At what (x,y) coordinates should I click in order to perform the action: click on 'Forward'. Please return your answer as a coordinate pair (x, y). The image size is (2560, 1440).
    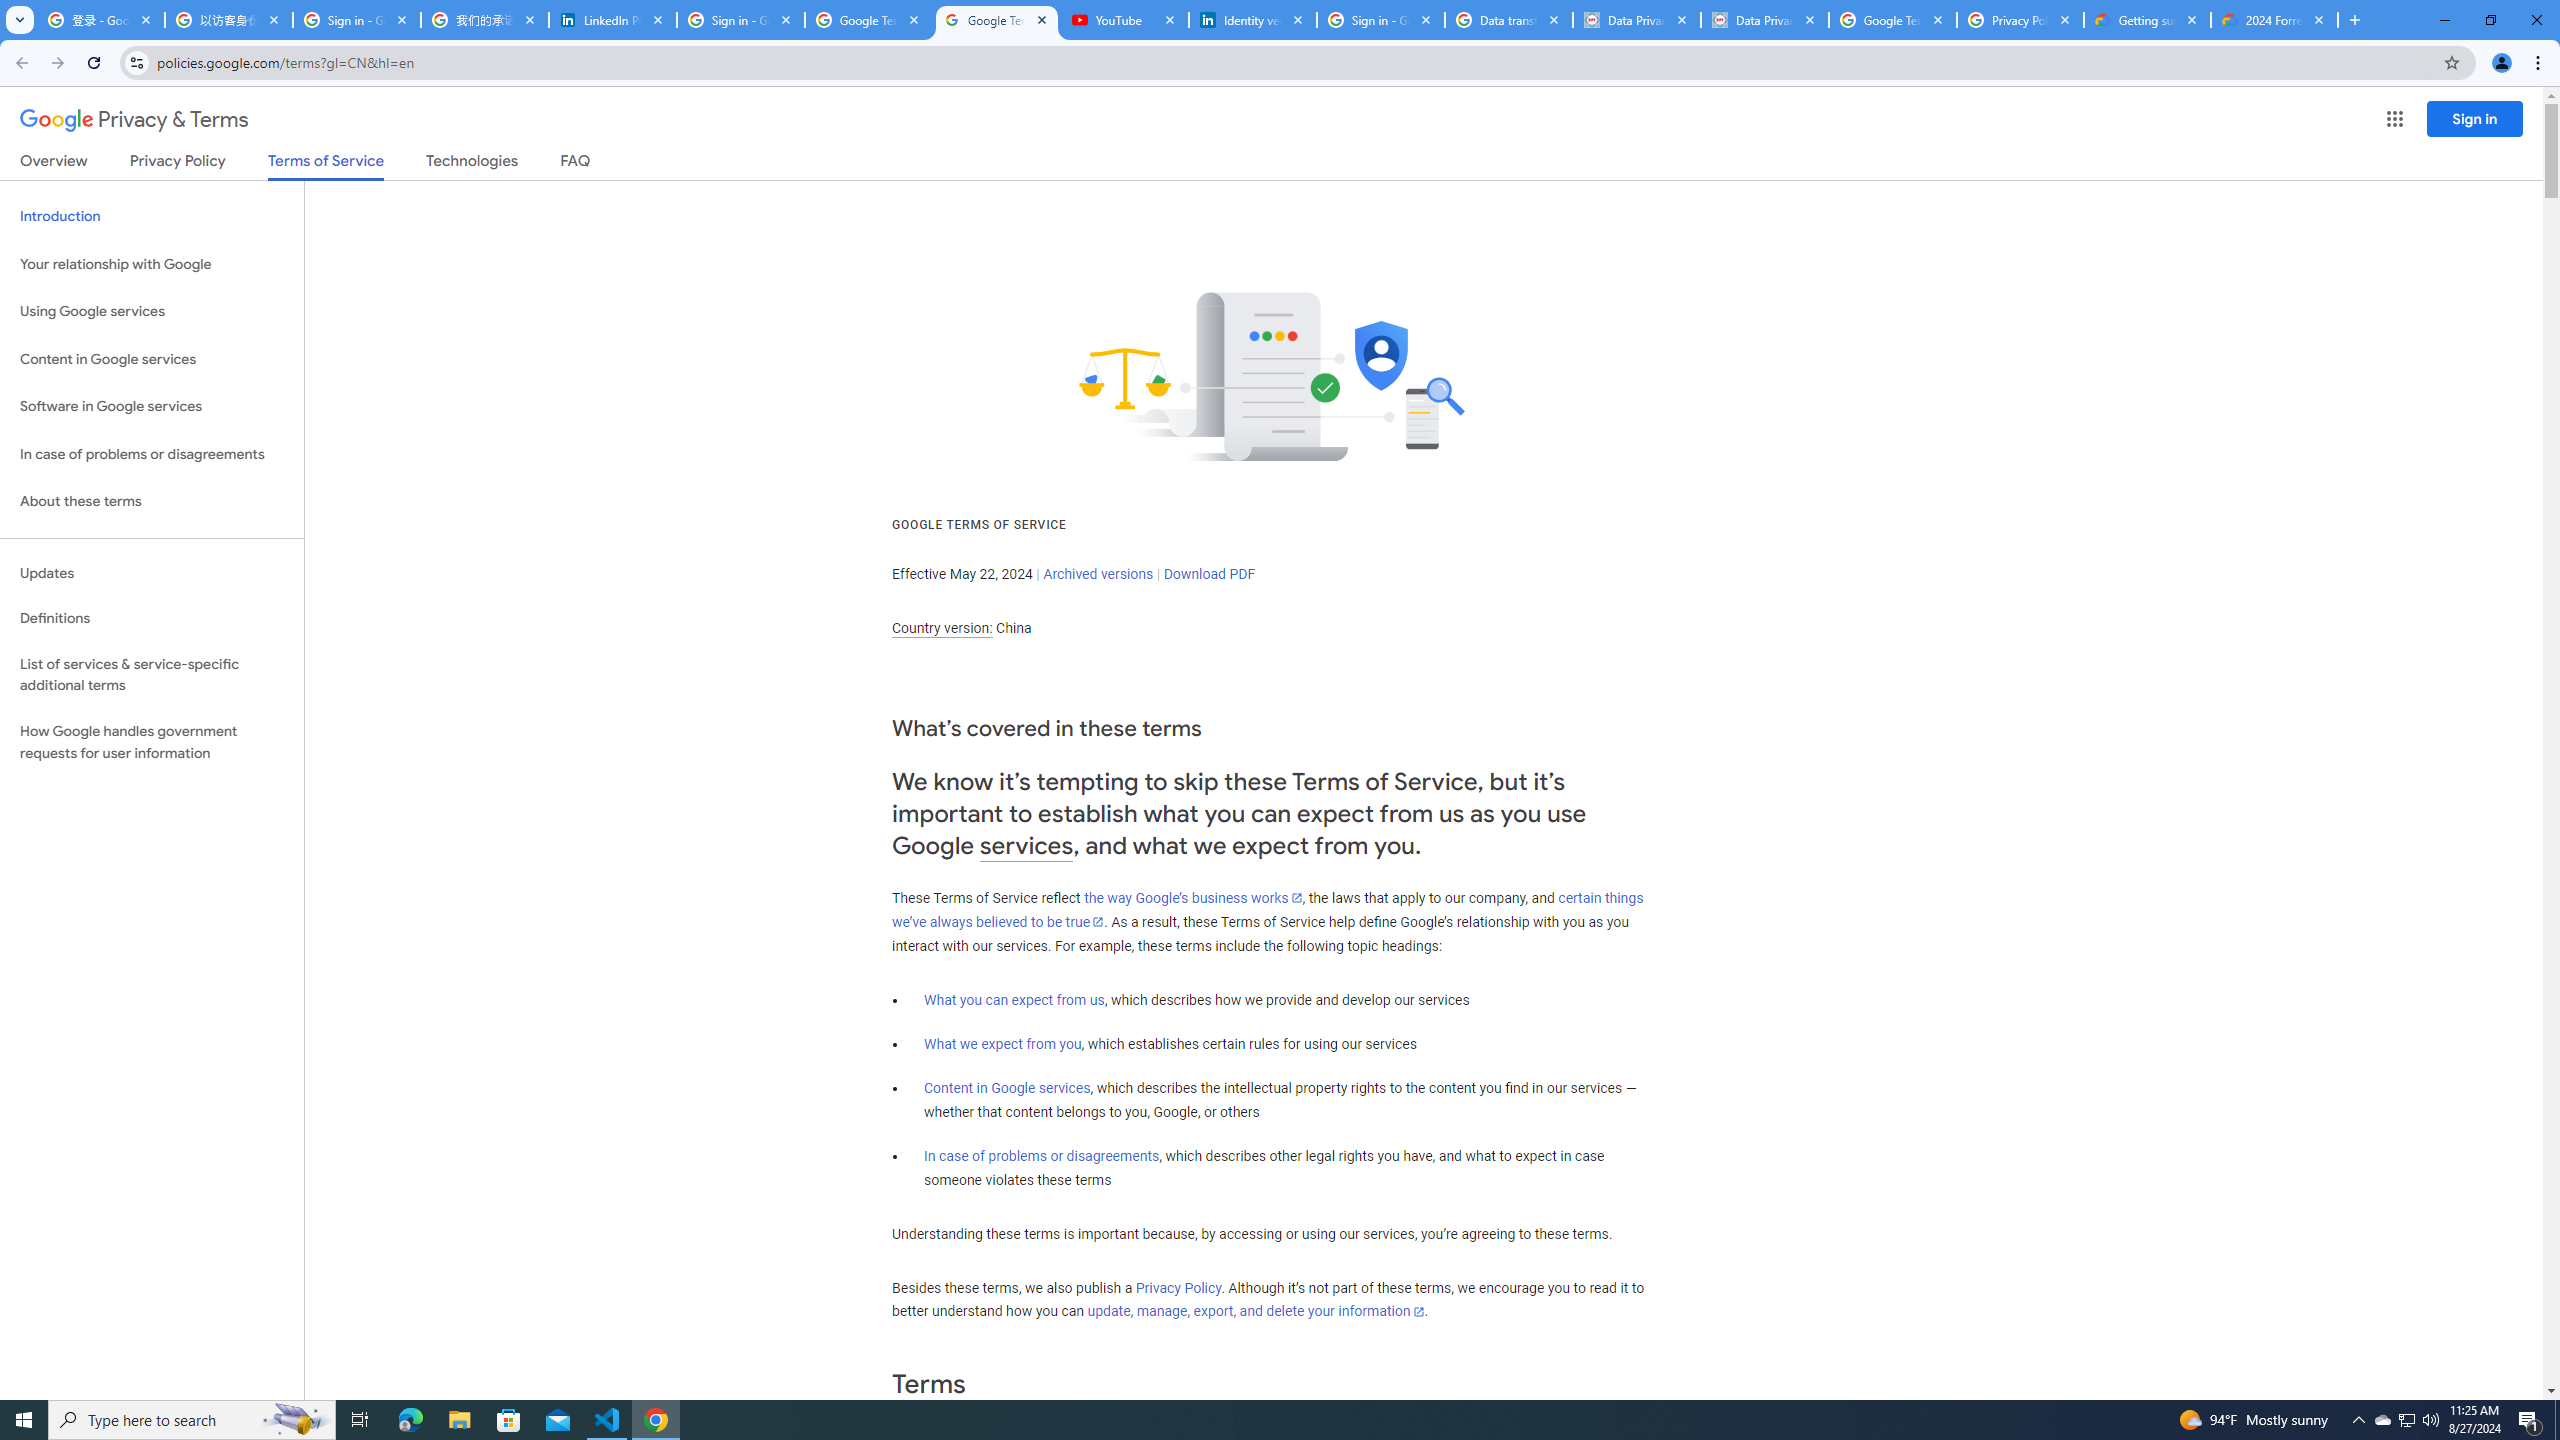
    Looking at the image, I should click on (57, 62).